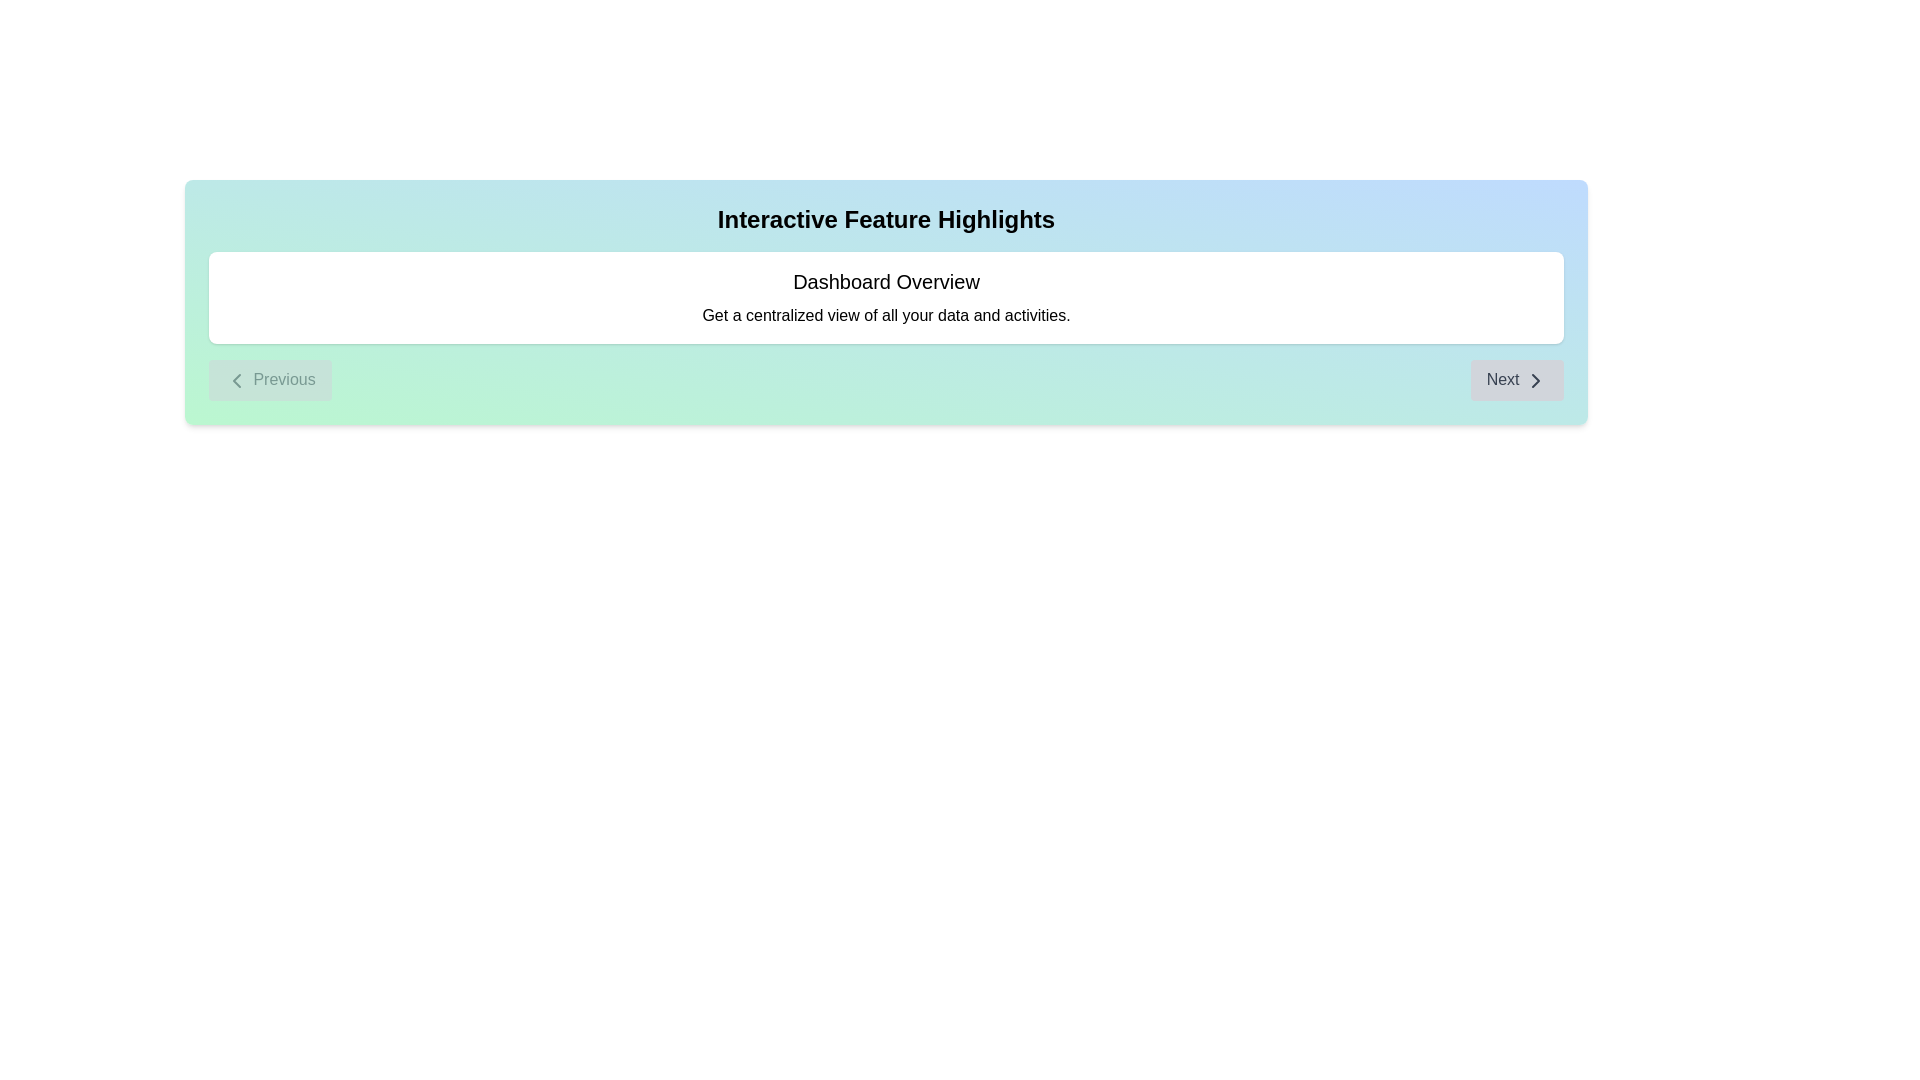  What do you see at coordinates (1535, 380) in the screenshot?
I see `the chevron-shaped icon located at the bottom-right corner of the 'Next' button, which is part of the navigation control panel` at bounding box center [1535, 380].